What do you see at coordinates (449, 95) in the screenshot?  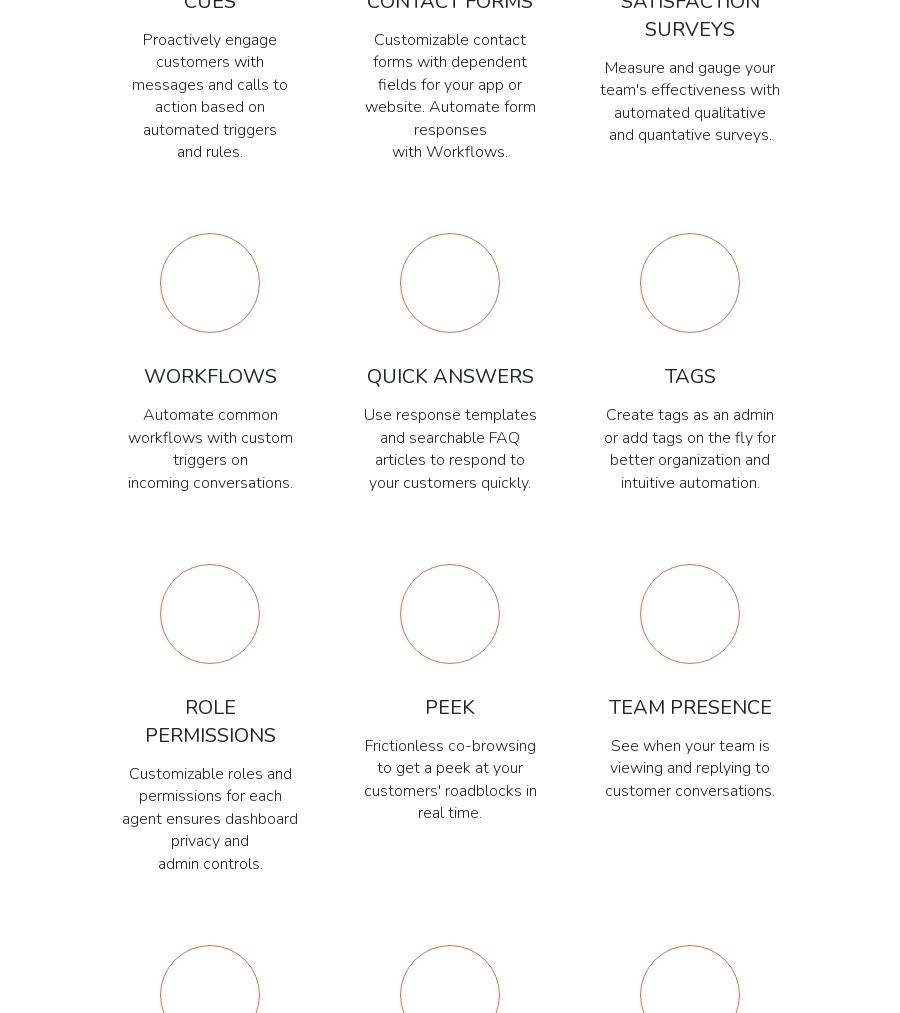 I see `'Customizable contact forms with dependent fields for your app or website. Automate form responses with Workflows.'` at bounding box center [449, 95].